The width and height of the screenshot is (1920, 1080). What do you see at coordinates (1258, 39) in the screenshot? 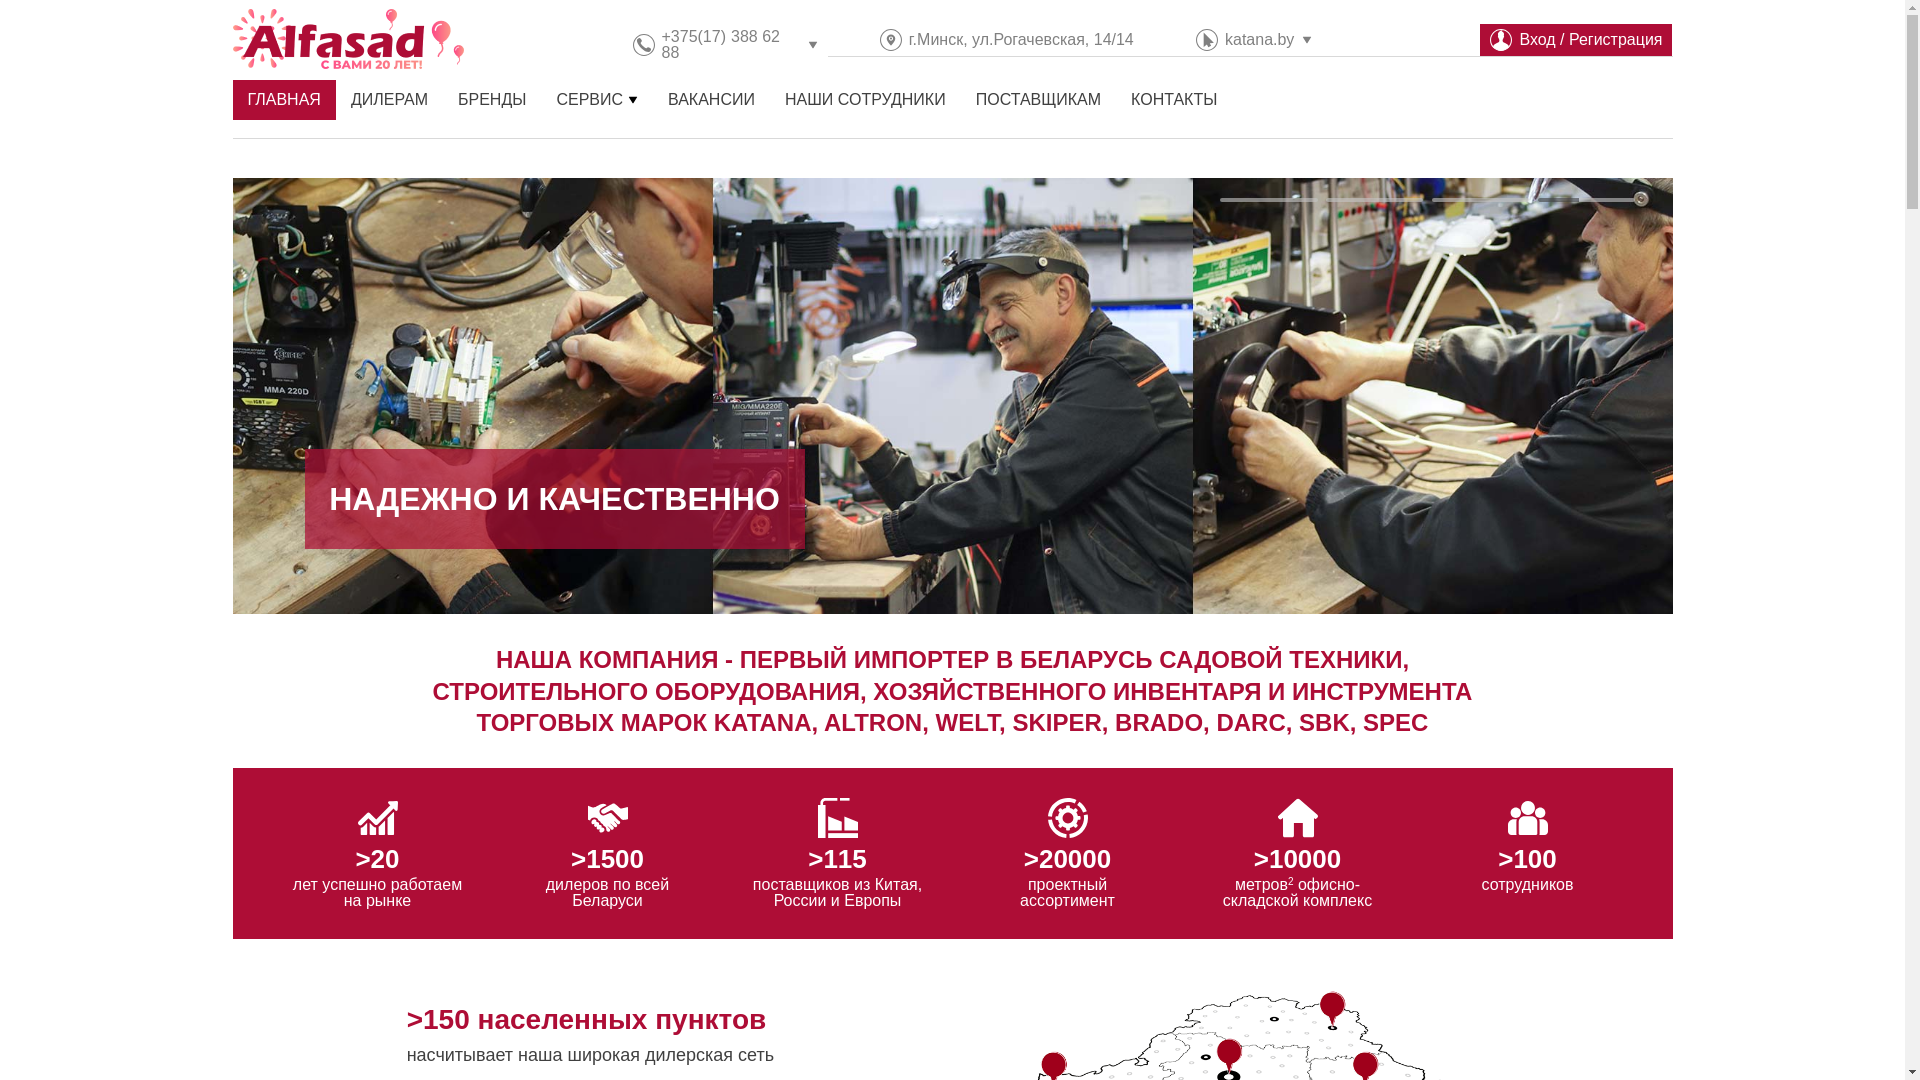
I see `'katana.by'` at bounding box center [1258, 39].